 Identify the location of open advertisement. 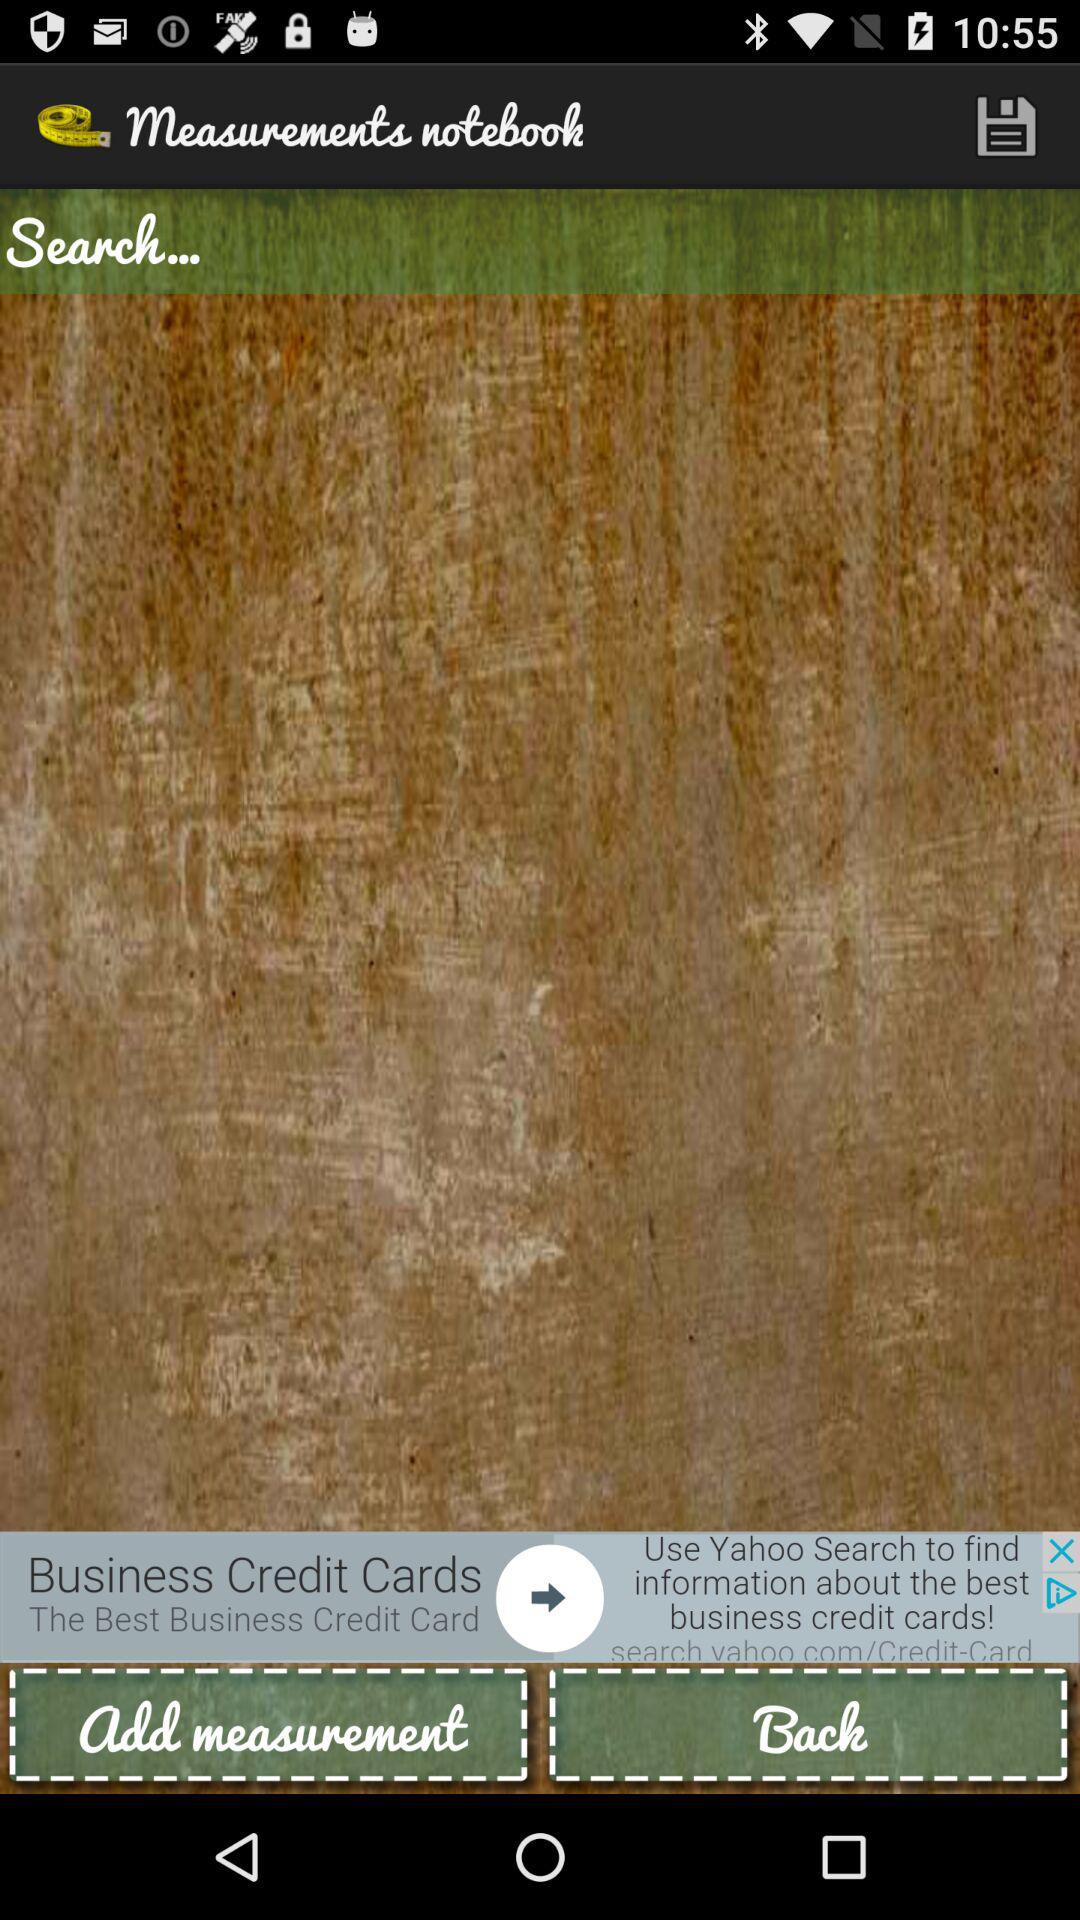
(540, 1596).